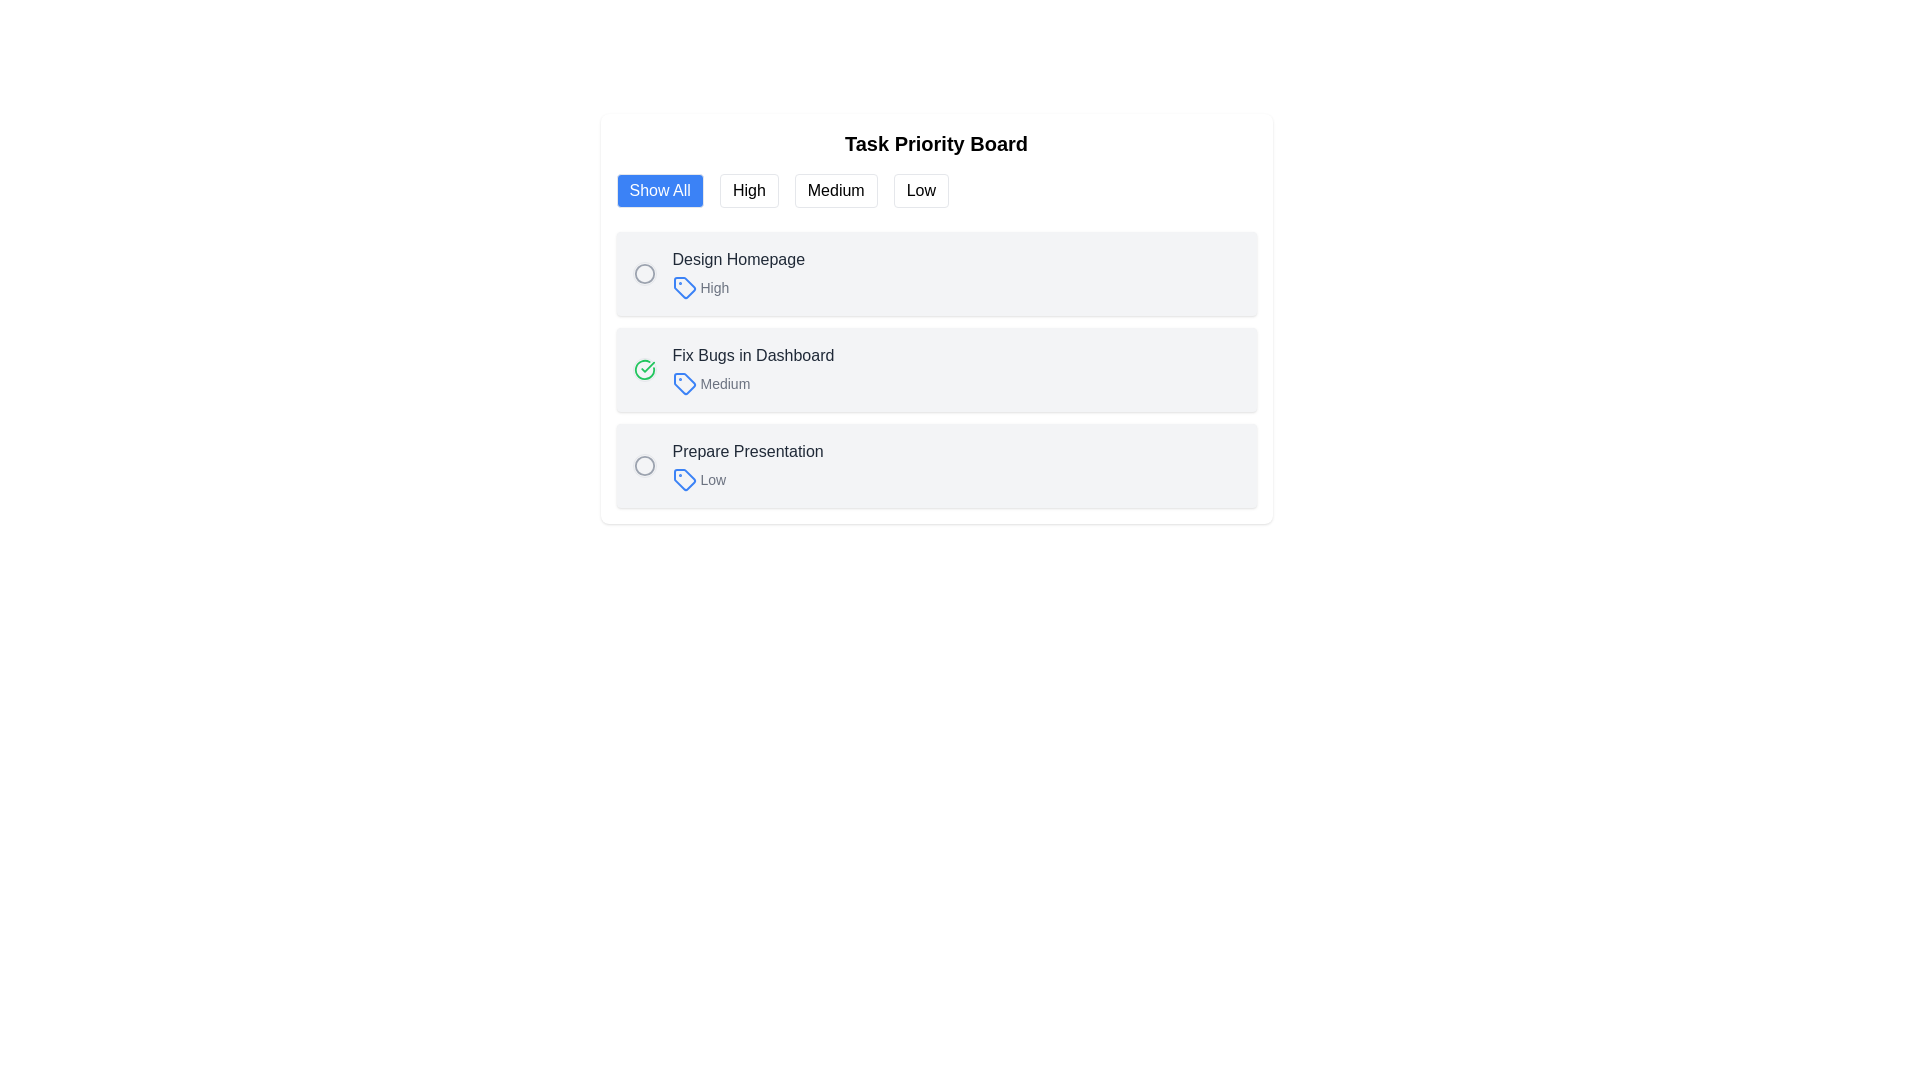 The height and width of the screenshot is (1080, 1920). What do you see at coordinates (935, 142) in the screenshot?
I see `the bold text label reading 'Task Priority Board' located at the top of the task management interface` at bounding box center [935, 142].